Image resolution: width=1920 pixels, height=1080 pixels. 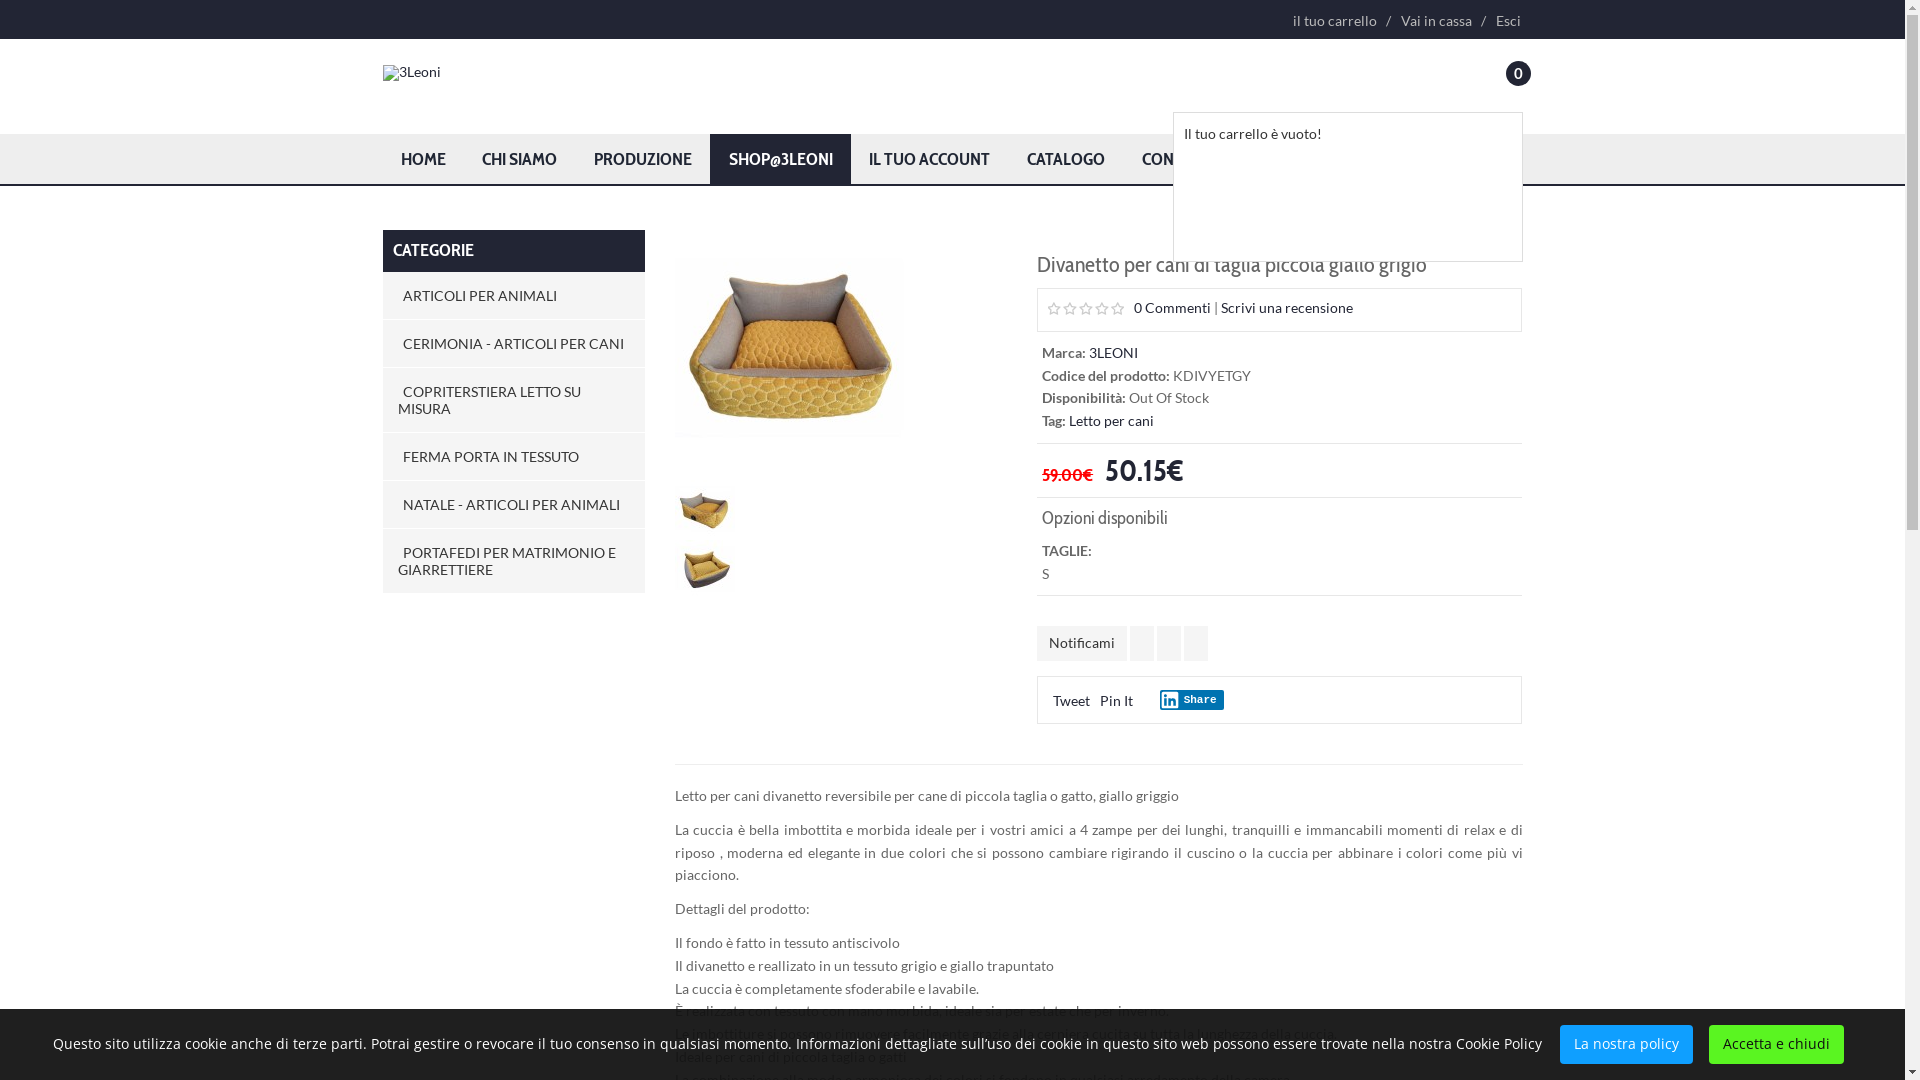 What do you see at coordinates (1334, 20) in the screenshot?
I see `'il tuo carrello'` at bounding box center [1334, 20].